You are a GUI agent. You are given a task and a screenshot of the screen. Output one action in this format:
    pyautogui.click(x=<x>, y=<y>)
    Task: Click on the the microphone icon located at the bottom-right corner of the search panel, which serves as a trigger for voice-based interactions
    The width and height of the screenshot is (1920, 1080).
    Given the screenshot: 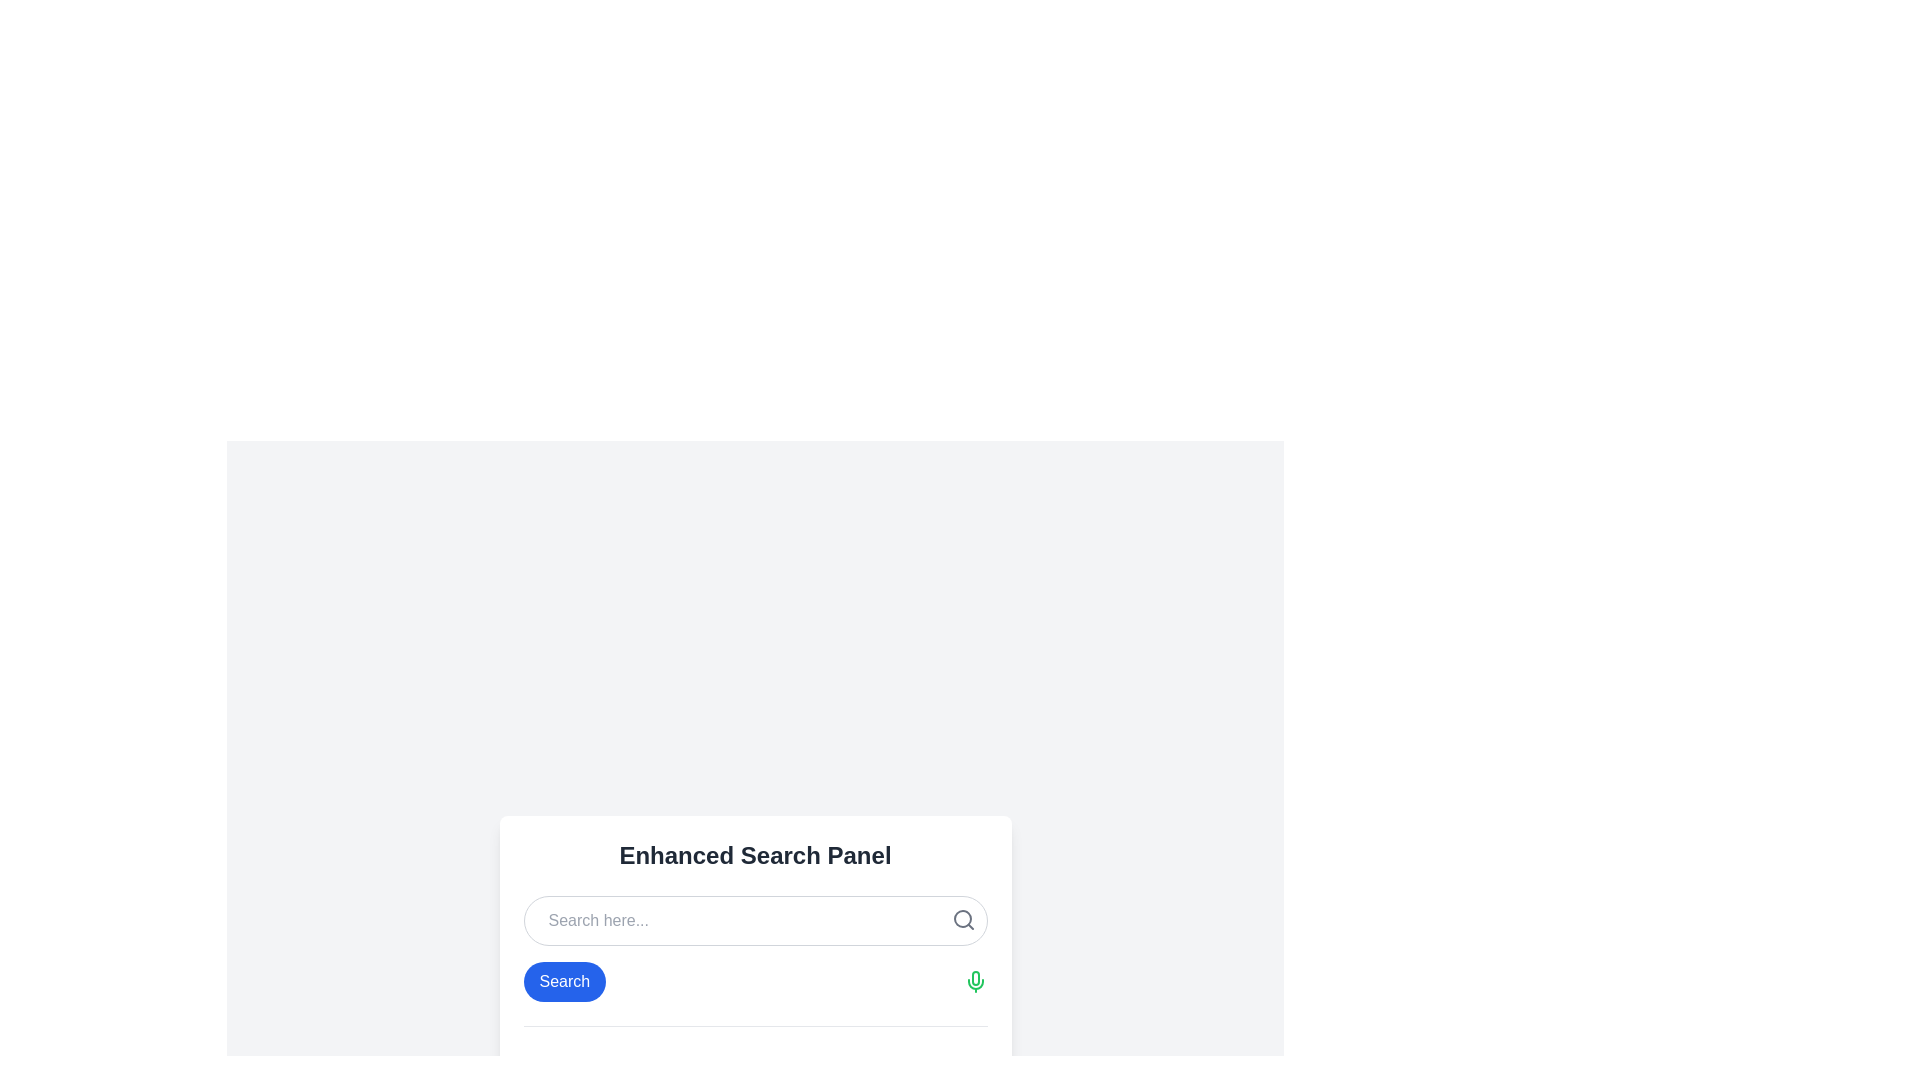 What is the action you would take?
    pyautogui.click(x=975, y=977)
    